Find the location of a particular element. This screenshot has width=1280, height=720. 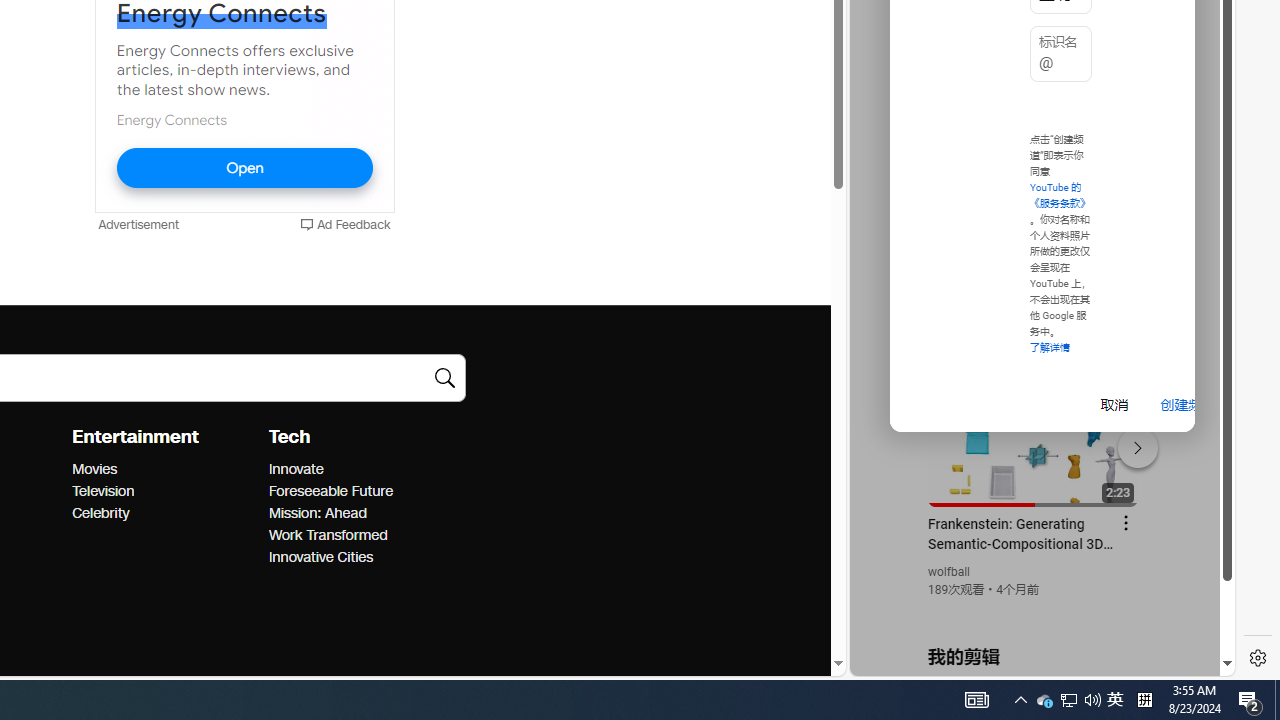

'Tech Work Transformed' is located at coordinates (327, 534).